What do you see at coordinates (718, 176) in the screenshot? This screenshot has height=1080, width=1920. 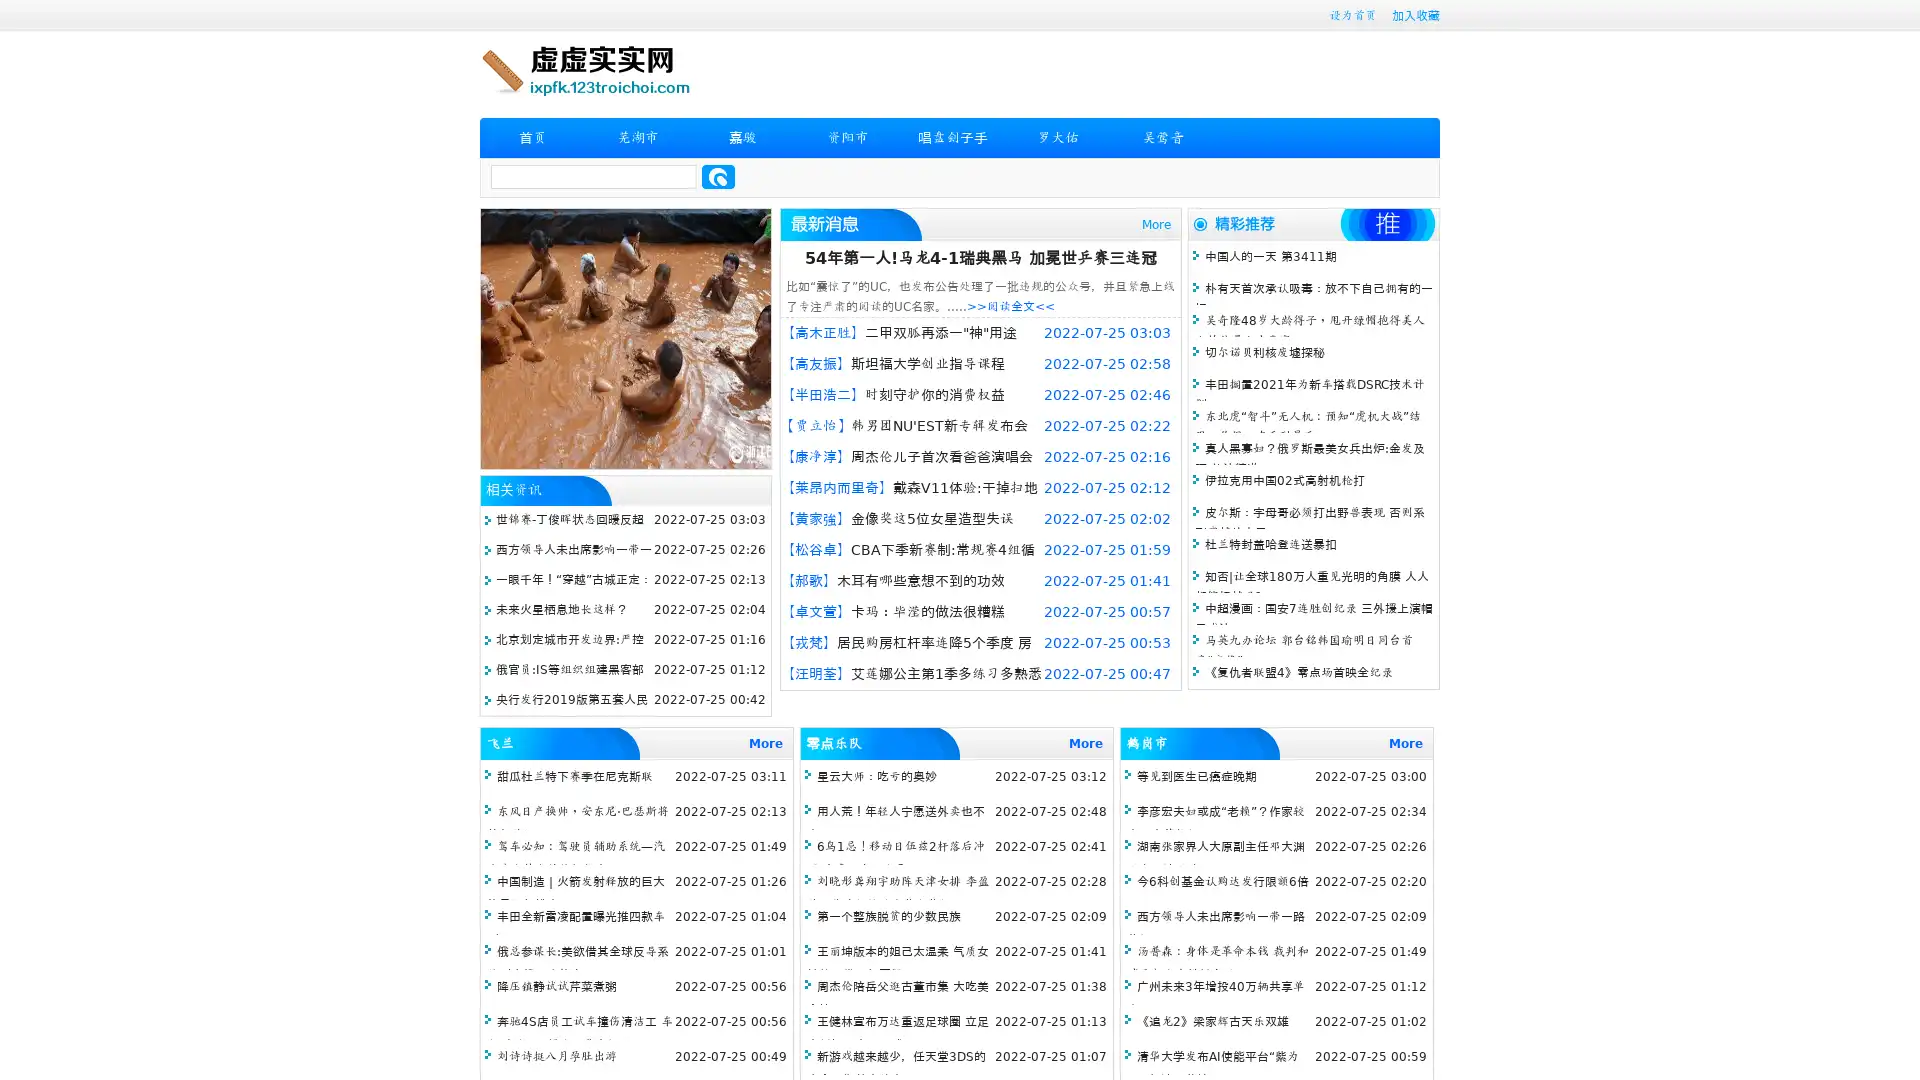 I see `Search` at bounding box center [718, 176].